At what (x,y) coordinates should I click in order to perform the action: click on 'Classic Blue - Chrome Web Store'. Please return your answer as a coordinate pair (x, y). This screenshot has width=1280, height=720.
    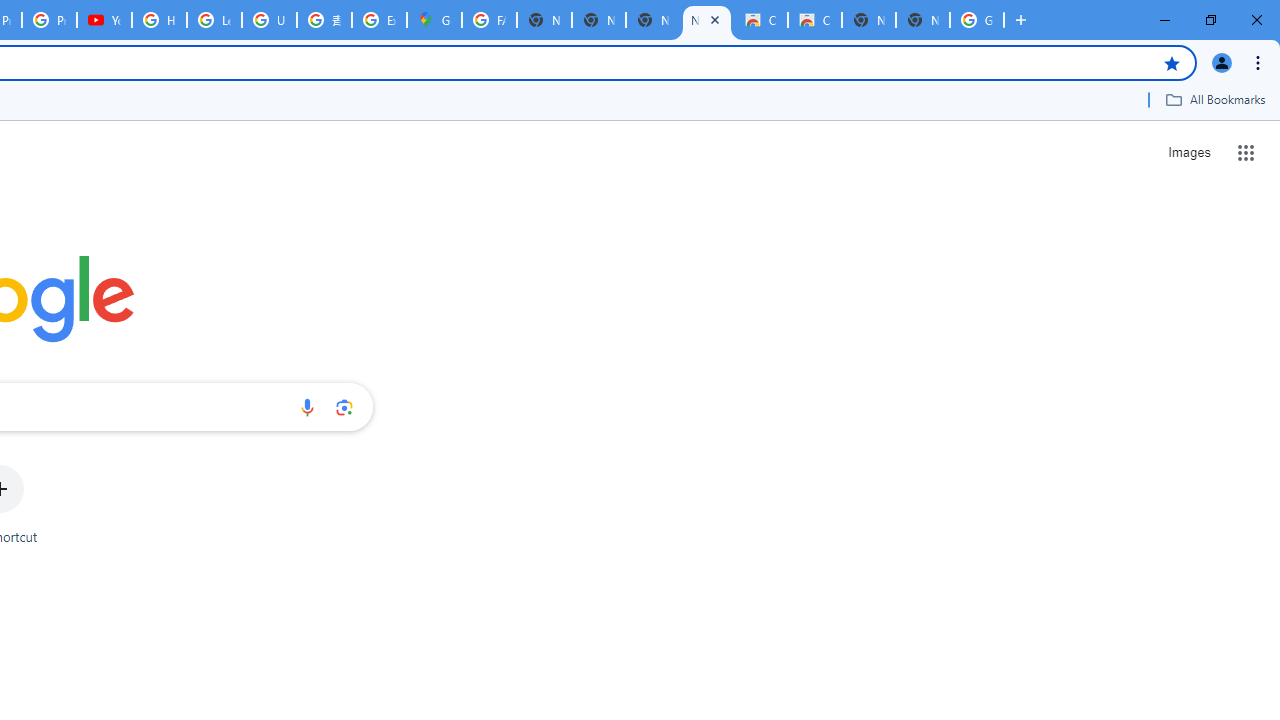
    Looking at the image, I should click on (759, 20).